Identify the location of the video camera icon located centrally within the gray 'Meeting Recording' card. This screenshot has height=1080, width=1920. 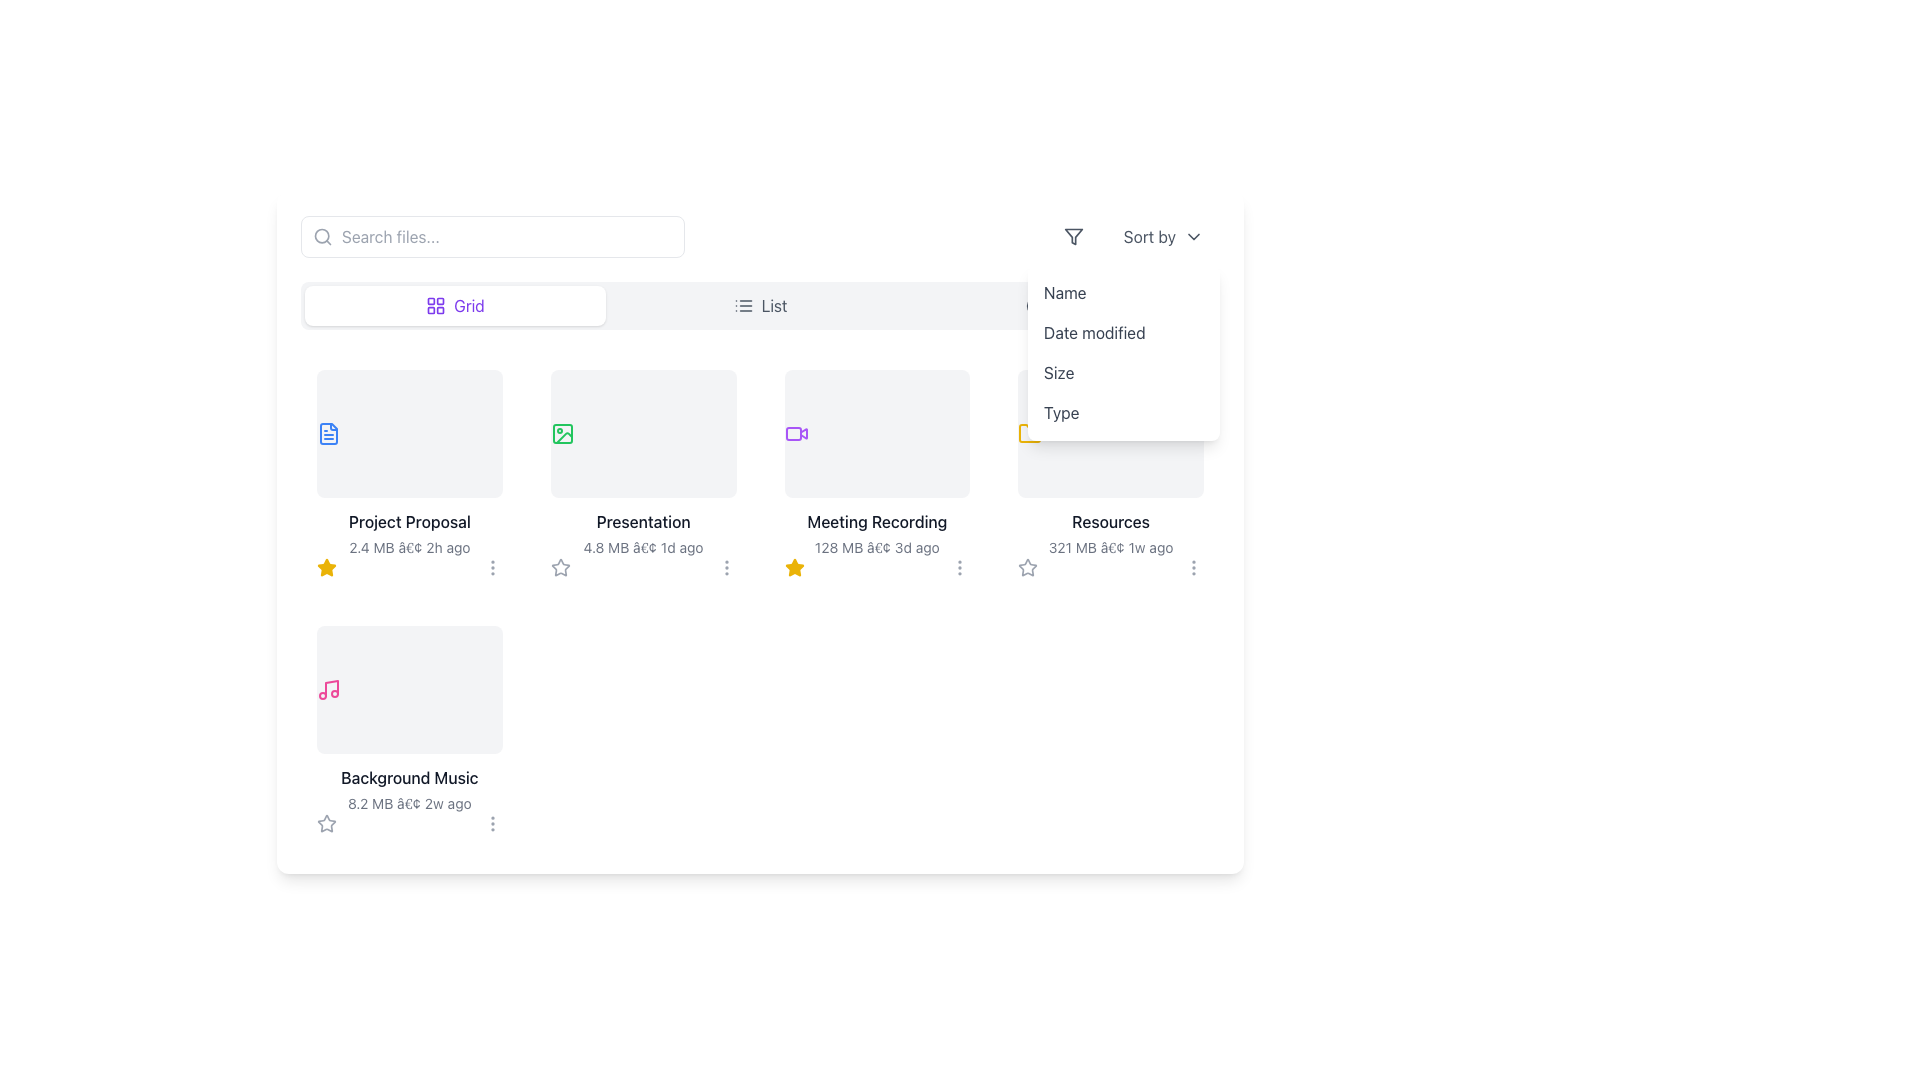
(795, 433).